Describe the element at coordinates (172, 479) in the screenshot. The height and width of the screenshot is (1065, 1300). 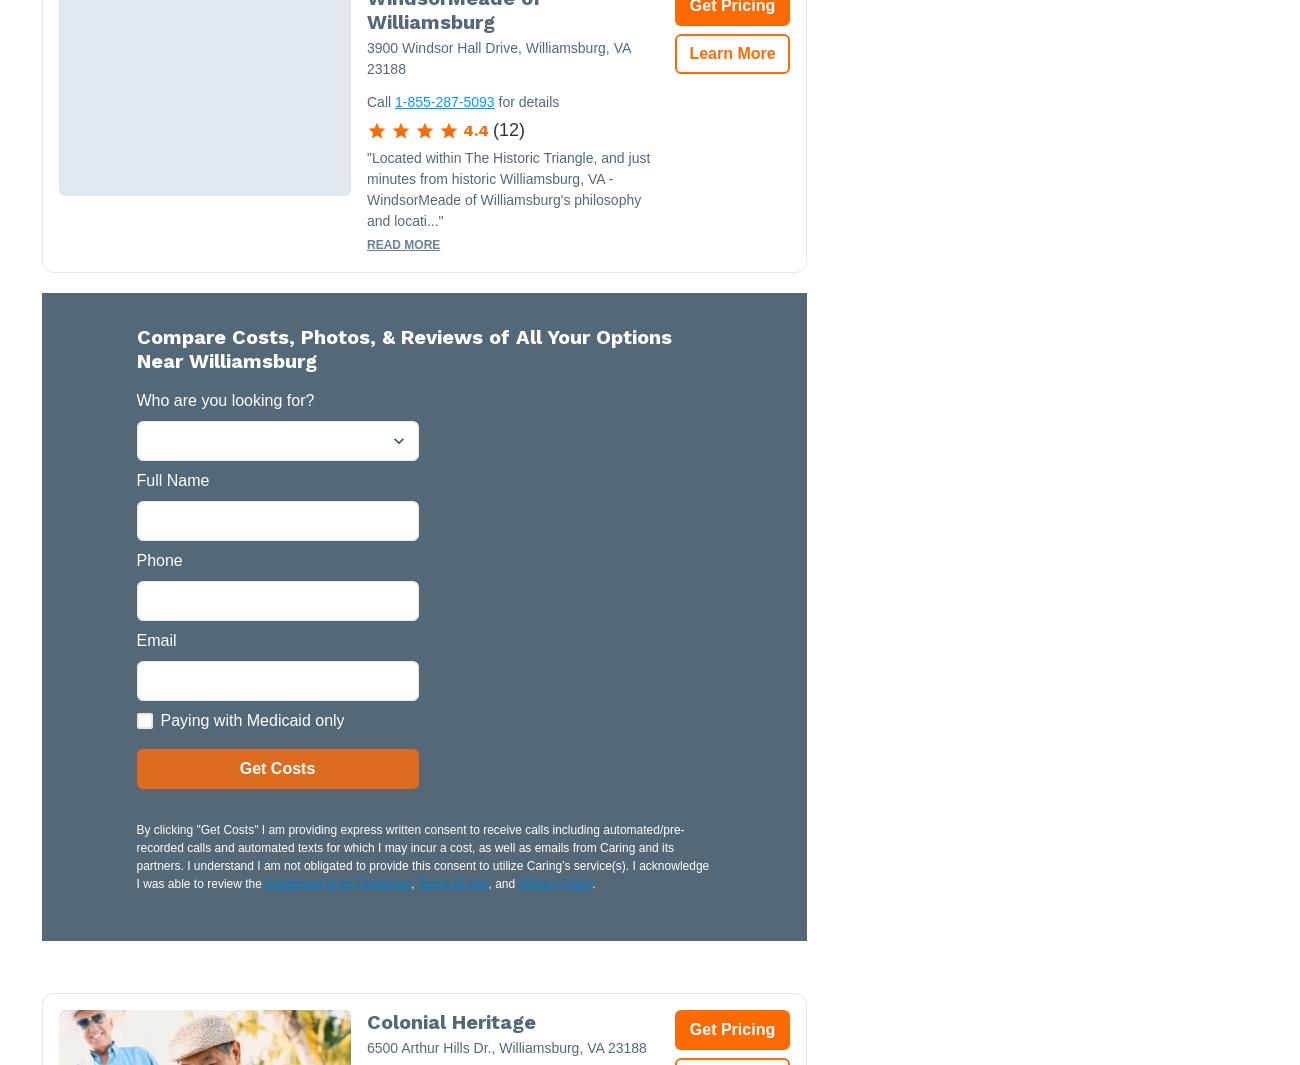
I see `'Full Name'` at that location.